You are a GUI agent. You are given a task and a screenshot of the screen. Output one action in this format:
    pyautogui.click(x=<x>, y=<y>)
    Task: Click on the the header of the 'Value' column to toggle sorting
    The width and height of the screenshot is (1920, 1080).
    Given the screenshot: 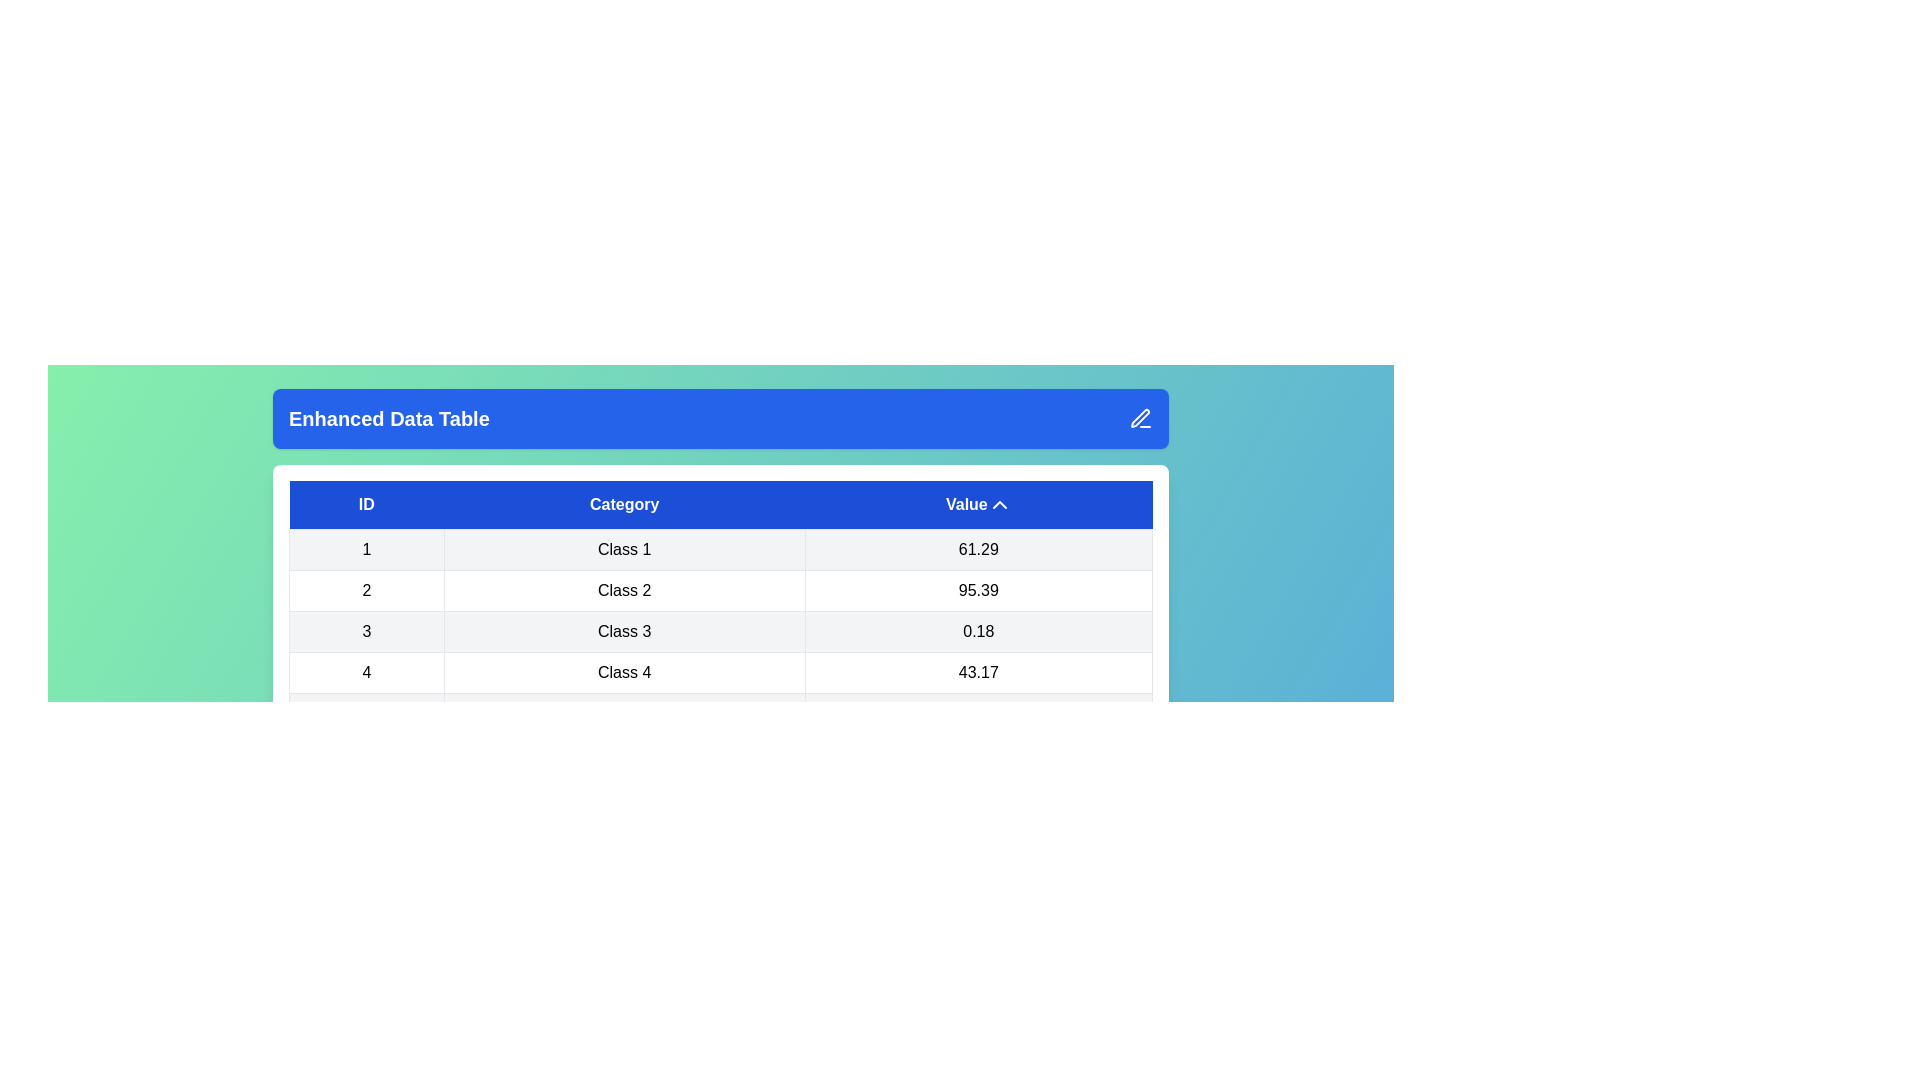 What is the action you would take?
    pyautogui.click(x=978, y=504)
    